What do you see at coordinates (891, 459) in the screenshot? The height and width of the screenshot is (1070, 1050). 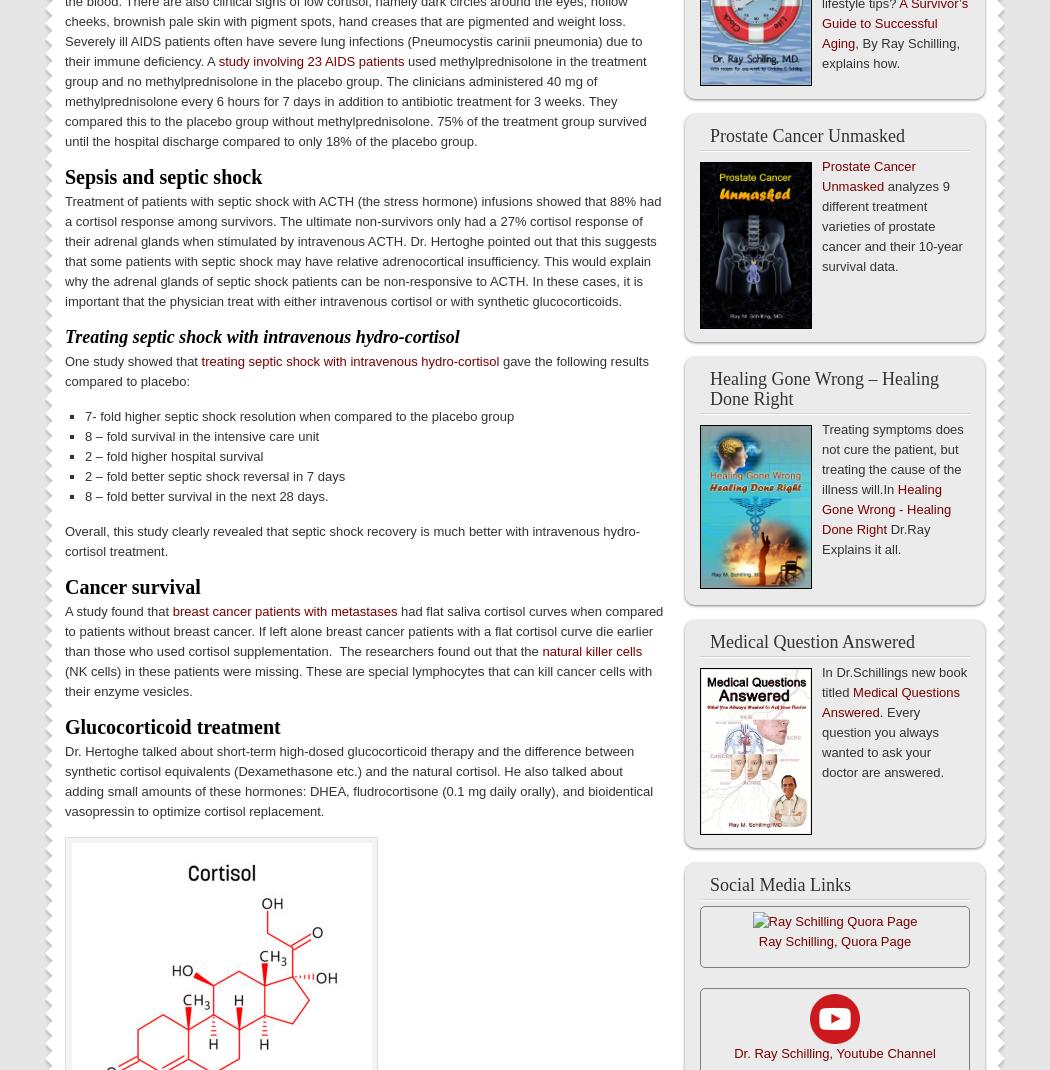 I see `'Treating symptoms does not cure the patient, but treating the cause of the illness will.In'` at bounding box center [891, 459].